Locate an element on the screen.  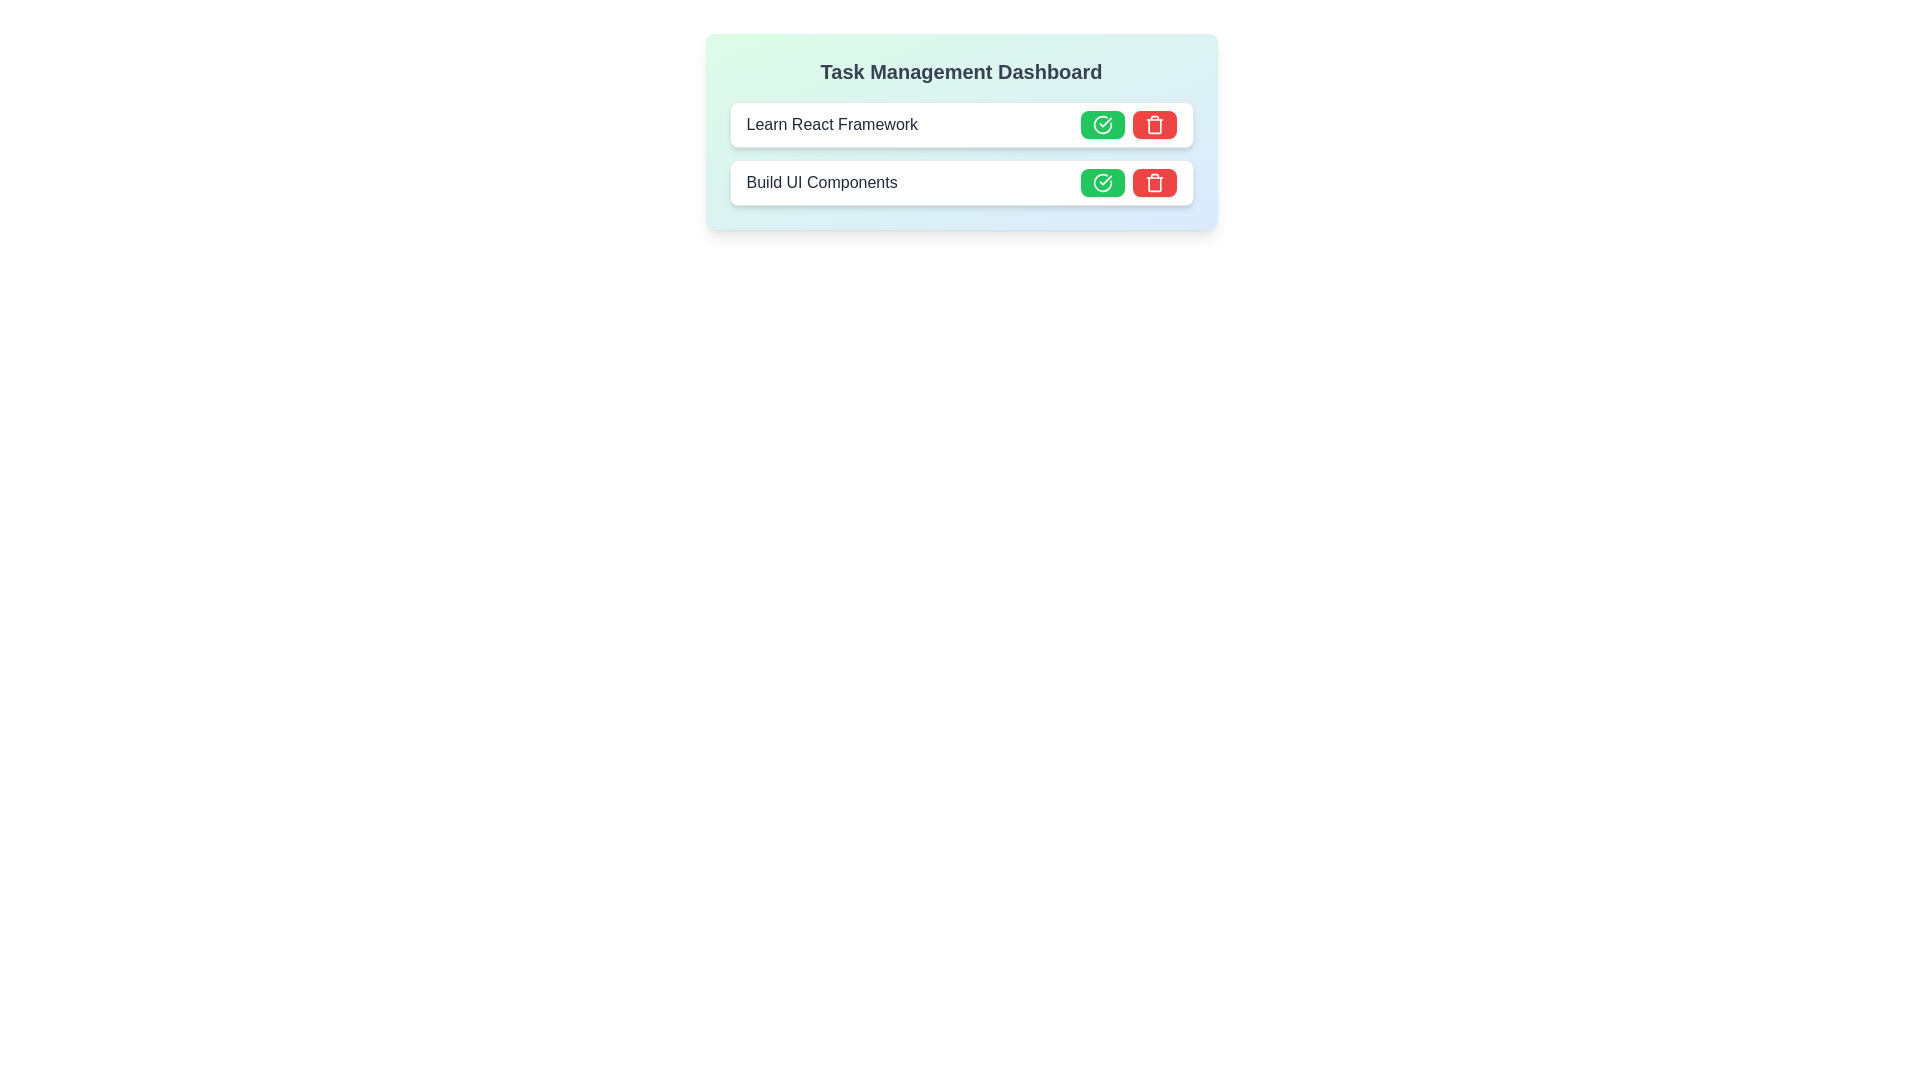
the green circular confirmation icon with a checkmark, located to the right of the text 'Build UI Components' is located at coordinates (1101, 124).